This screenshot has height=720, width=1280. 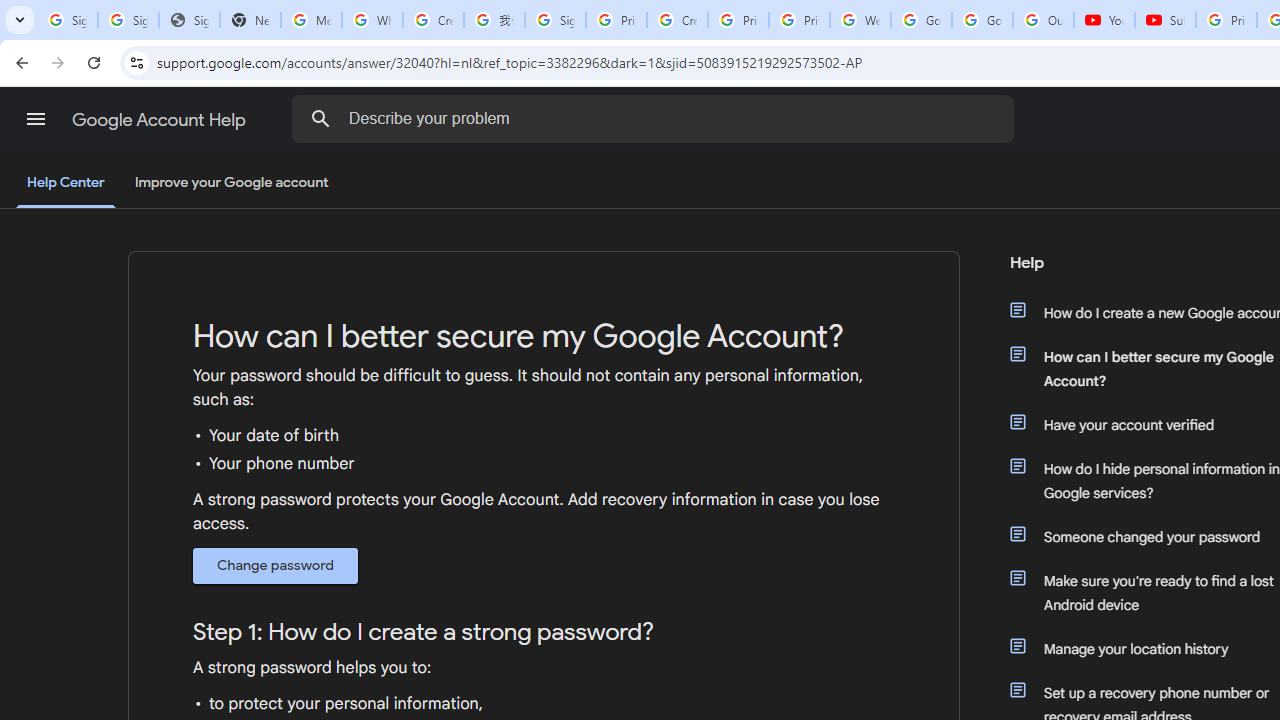 What do you see at coordinates (274, 565) in the screenshot?
I see `'Change password'` at bounding box center [274, 565].